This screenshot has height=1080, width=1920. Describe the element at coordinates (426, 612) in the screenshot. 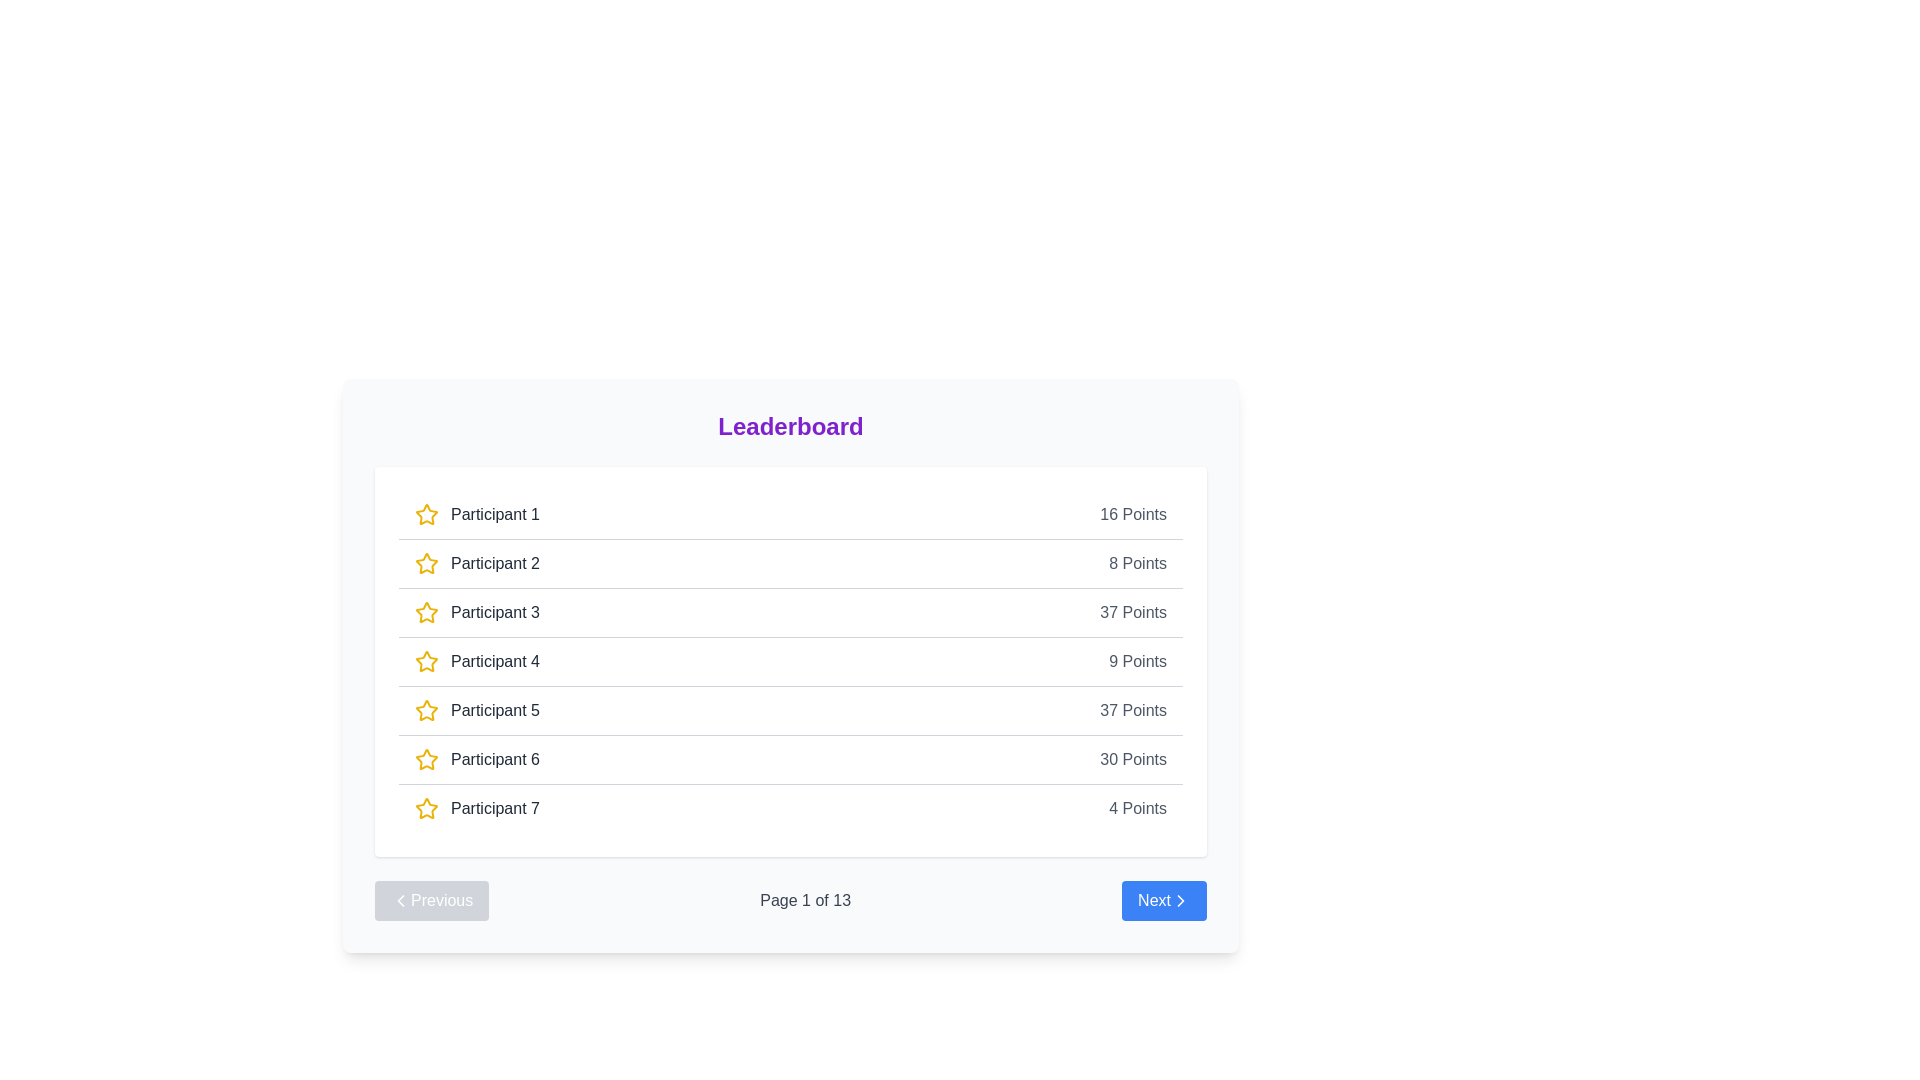

I see `the visual state of the star icon indicating the status or rating of 'Participant 3' on the leaderboard, located to the left of the participant's name` at that location.